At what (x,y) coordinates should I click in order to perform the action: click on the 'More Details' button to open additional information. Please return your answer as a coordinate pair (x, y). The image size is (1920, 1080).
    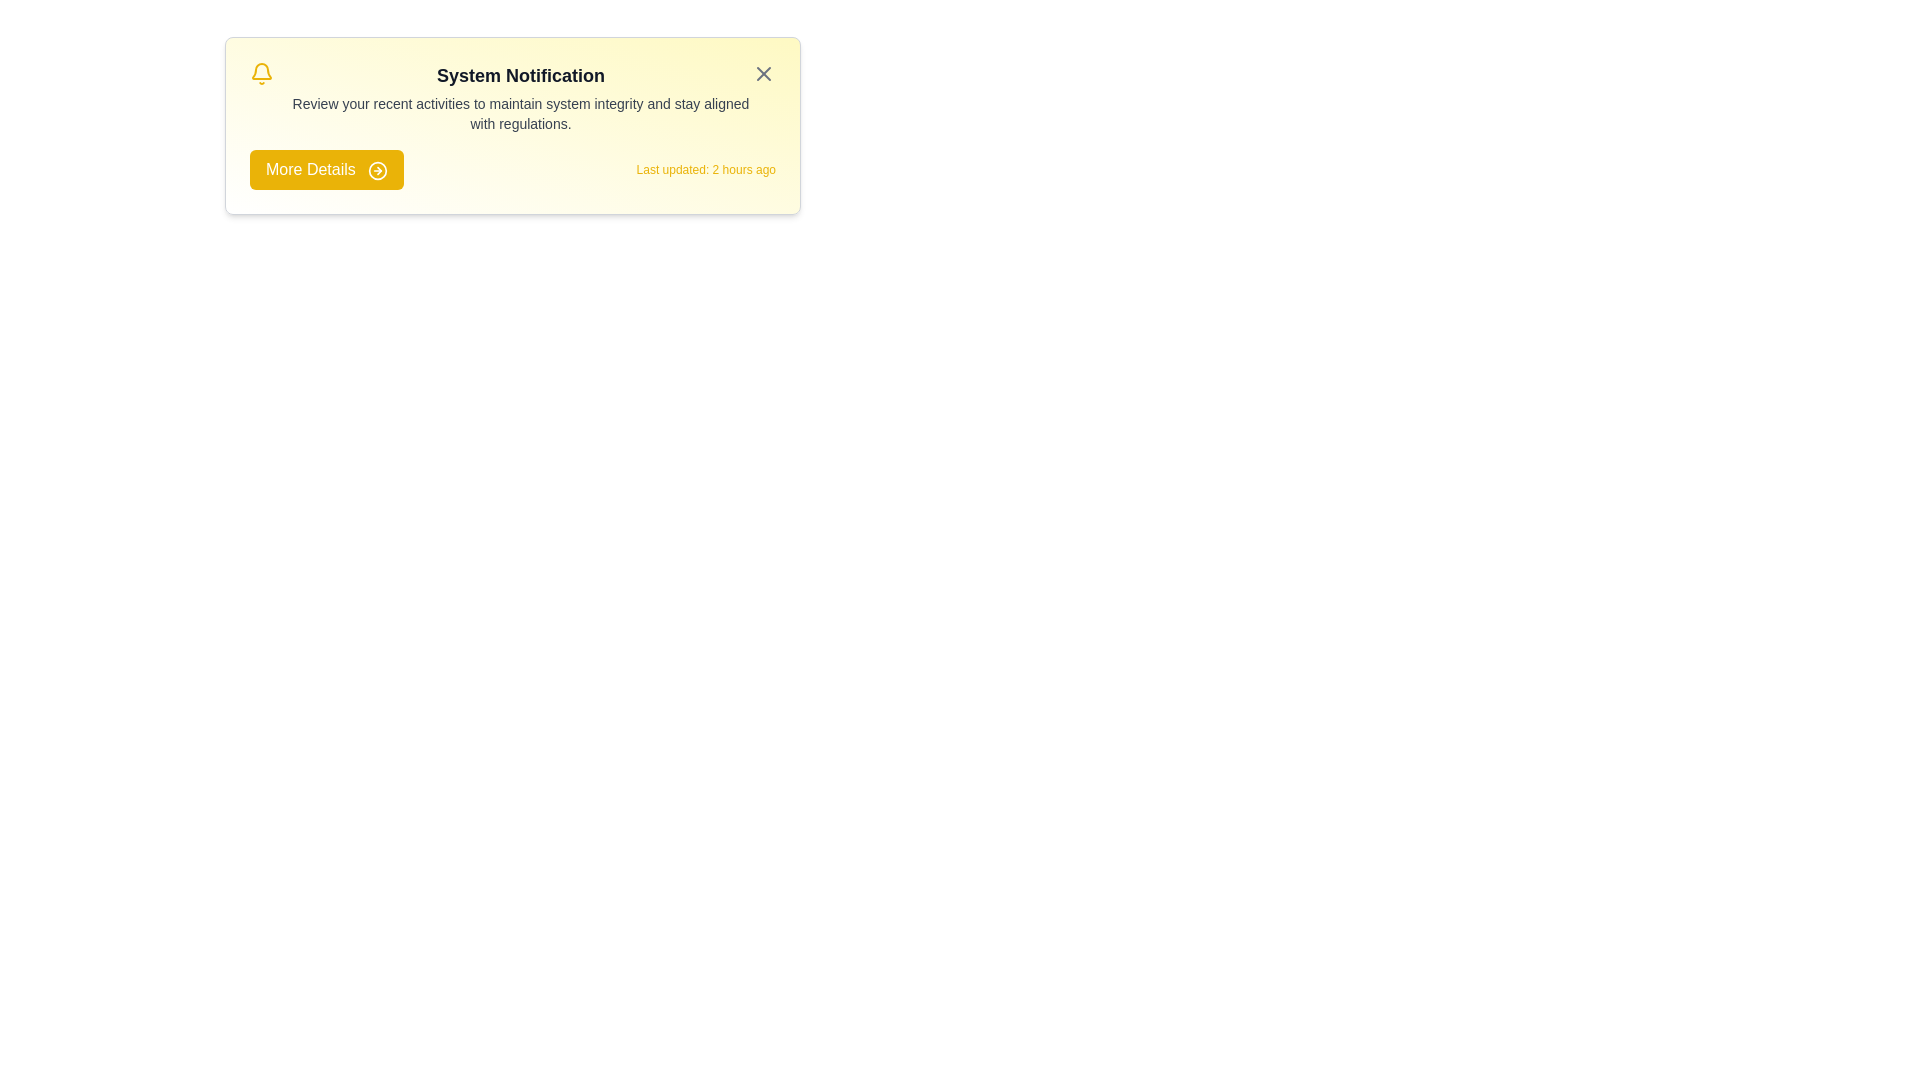
    Looking at the image, I should click on (326, 168).